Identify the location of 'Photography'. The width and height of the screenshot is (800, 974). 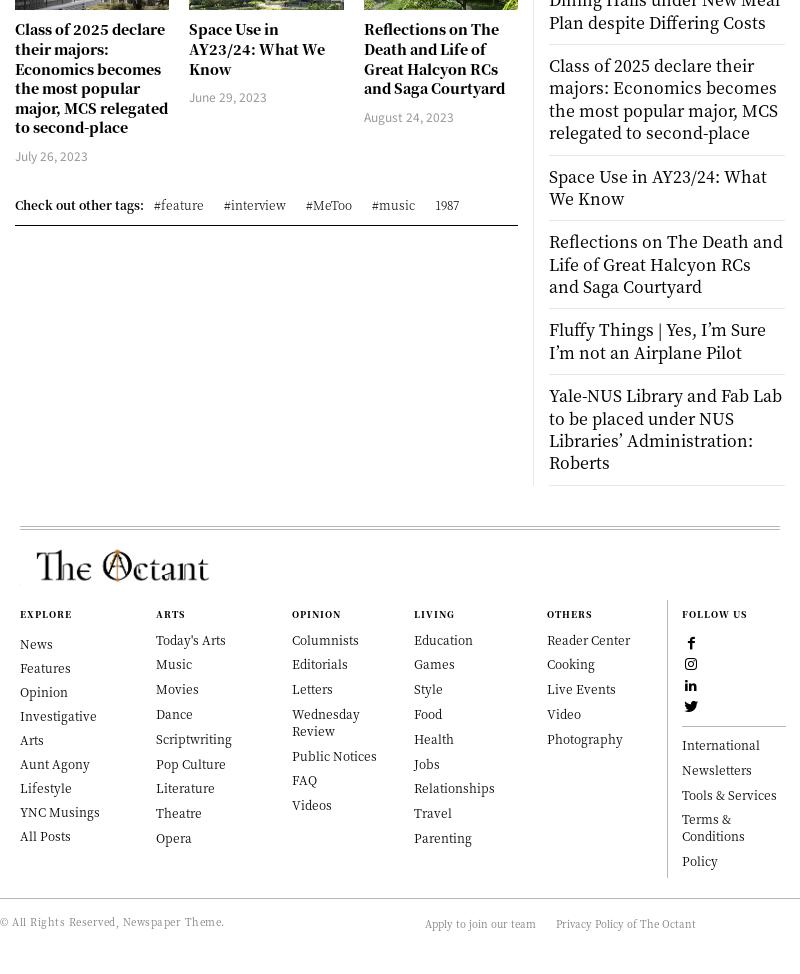
(583, 736).